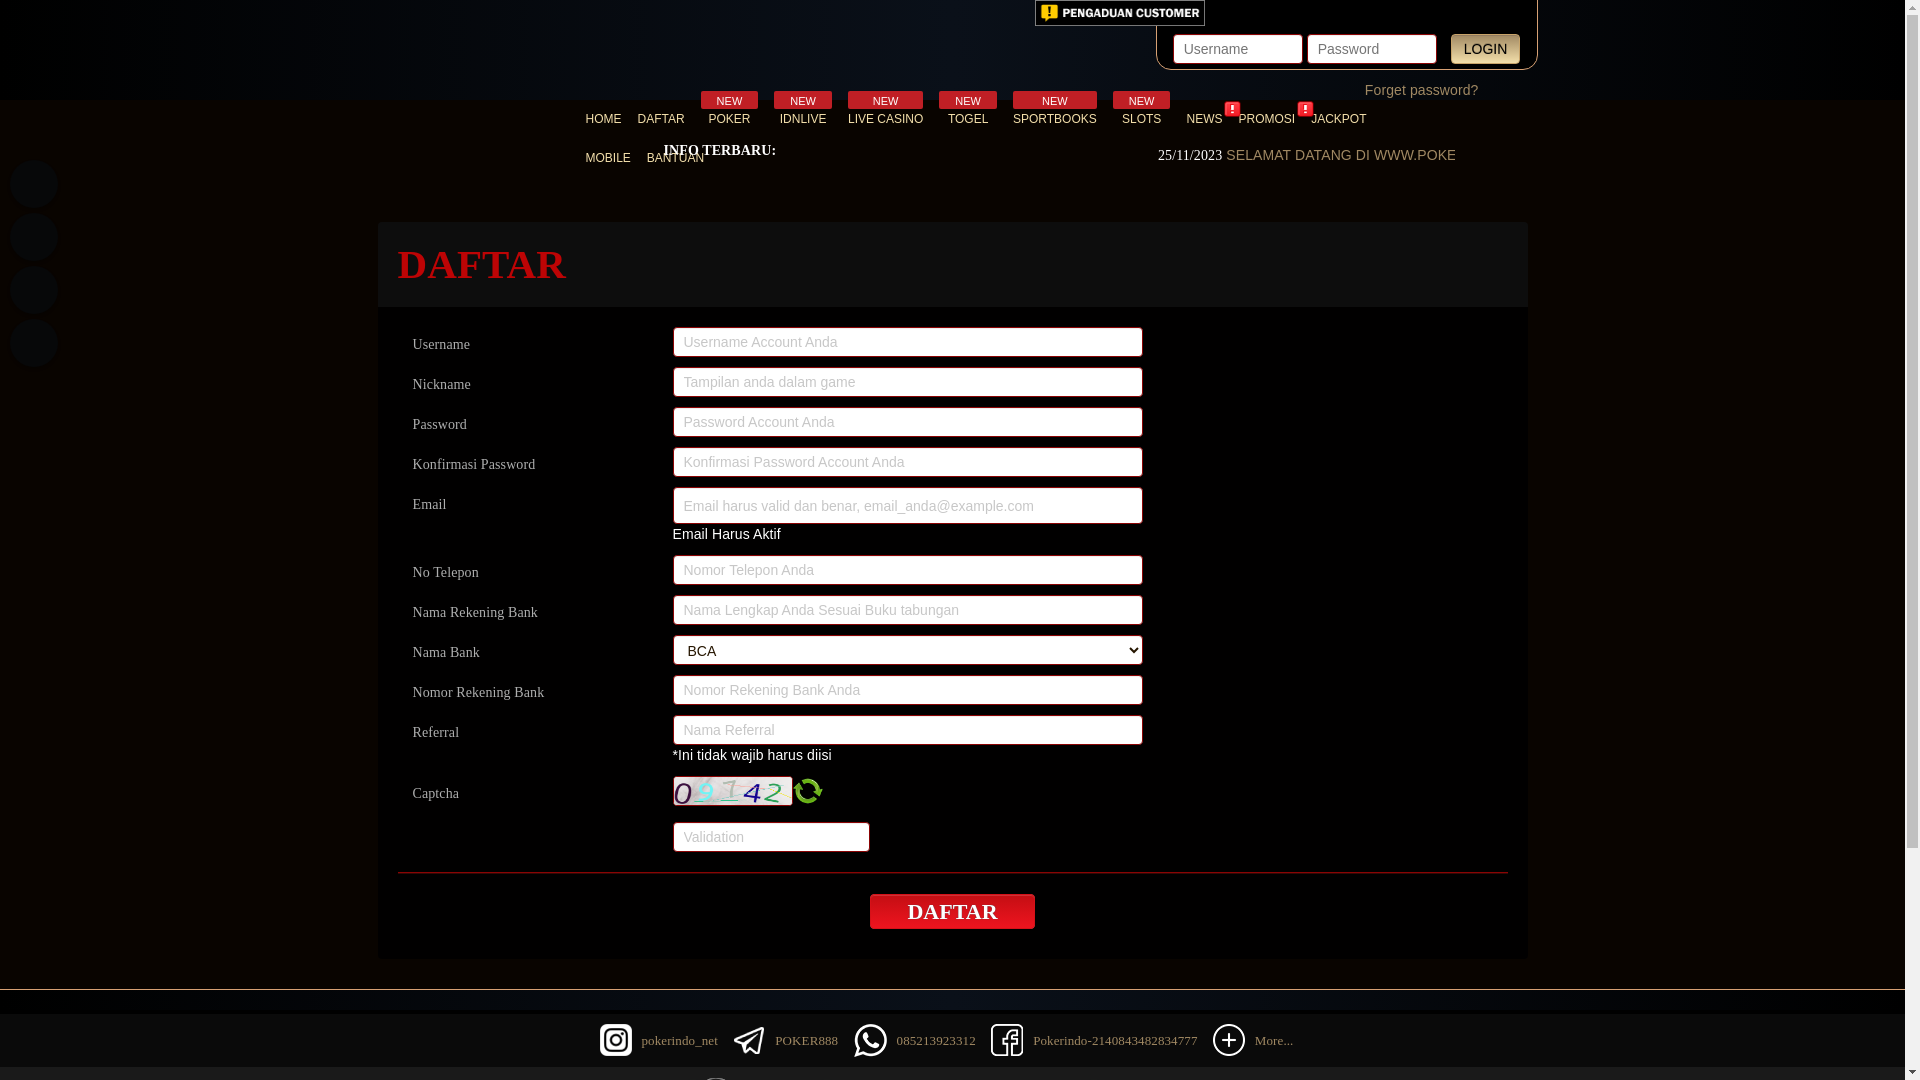  What do you see at coordinates (728, 119) in the screenshot?
I see `'NEW` at bounding box center [728, 119].